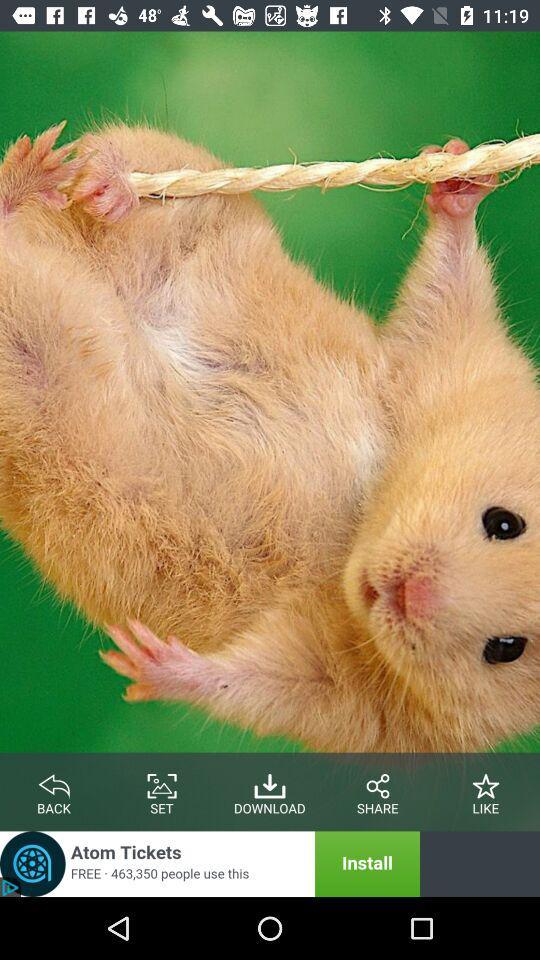 This screenshot has height=960, width=540. Describe the element at coordinates (270, 782) in the screenshot. I see `download key` at that location.